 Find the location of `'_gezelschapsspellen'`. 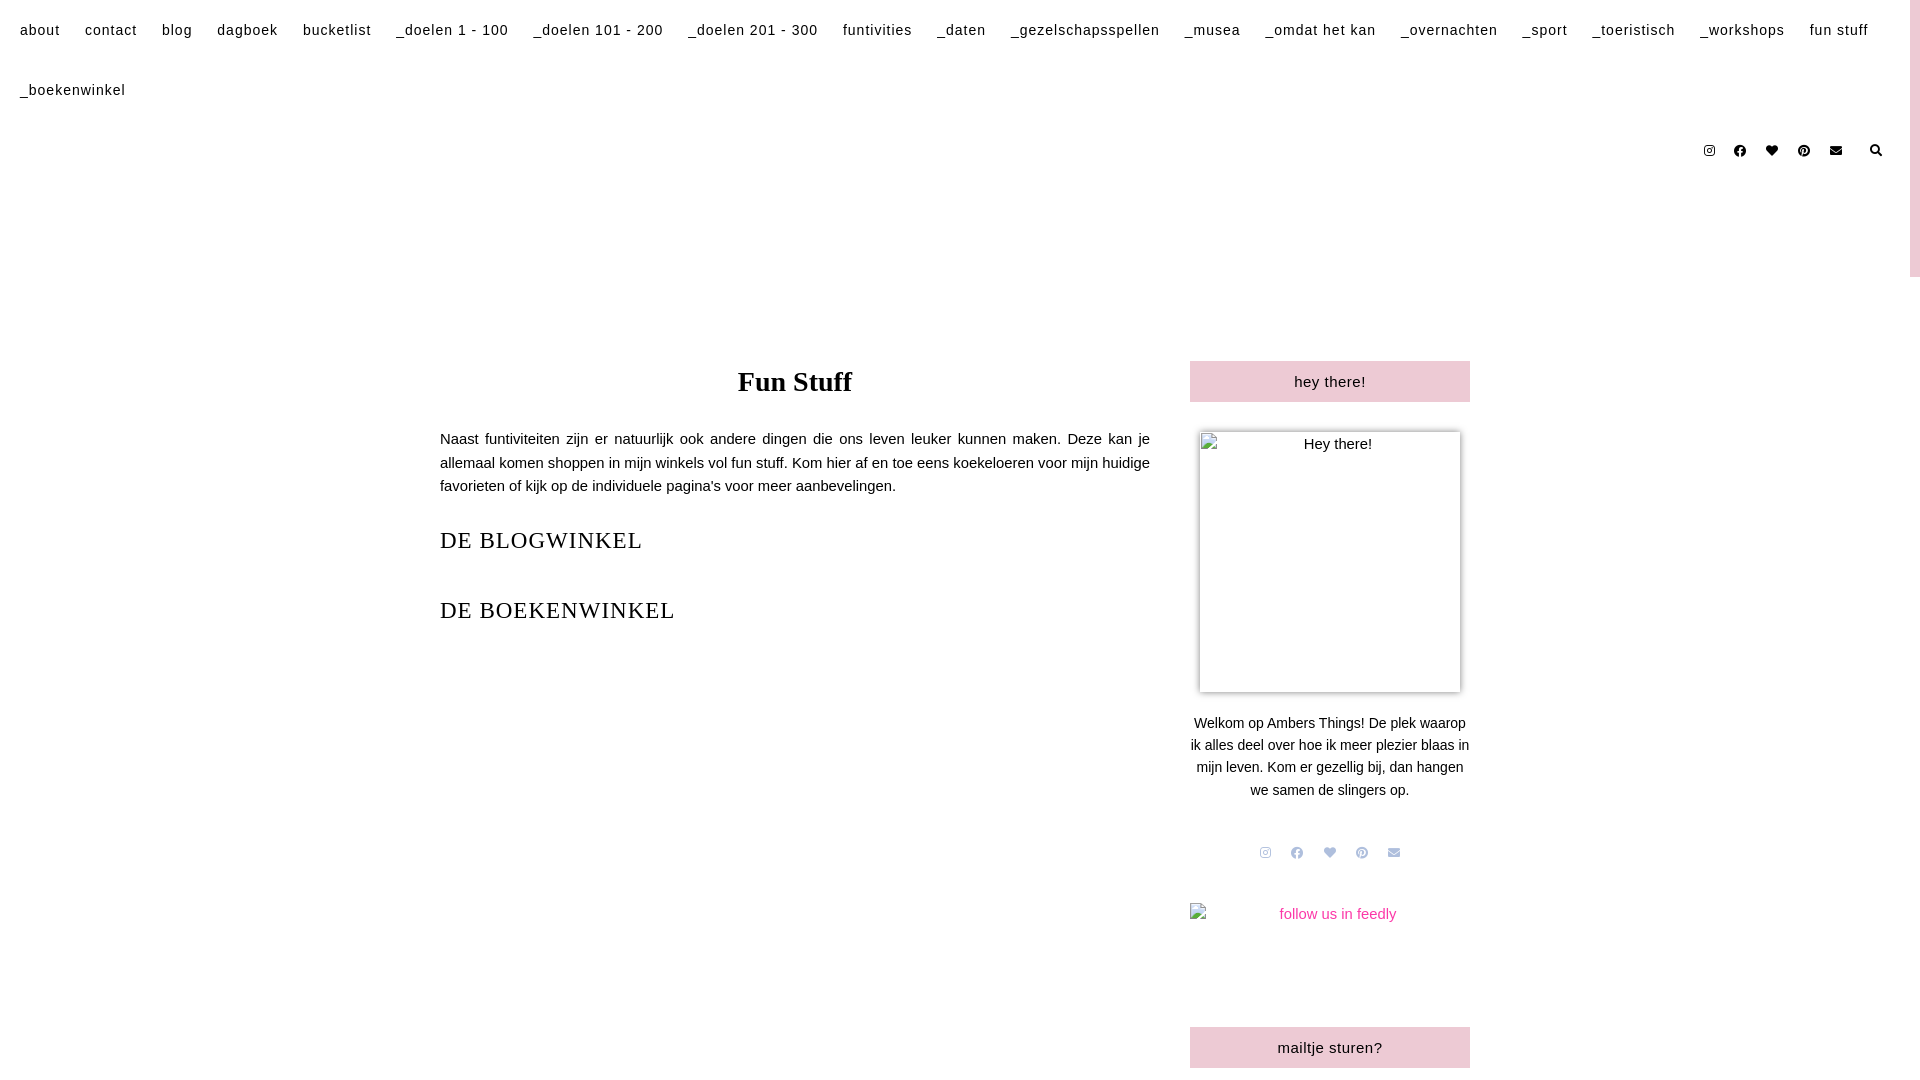

'_gezelschapsspellen' is located at coordinates (1084, 30).